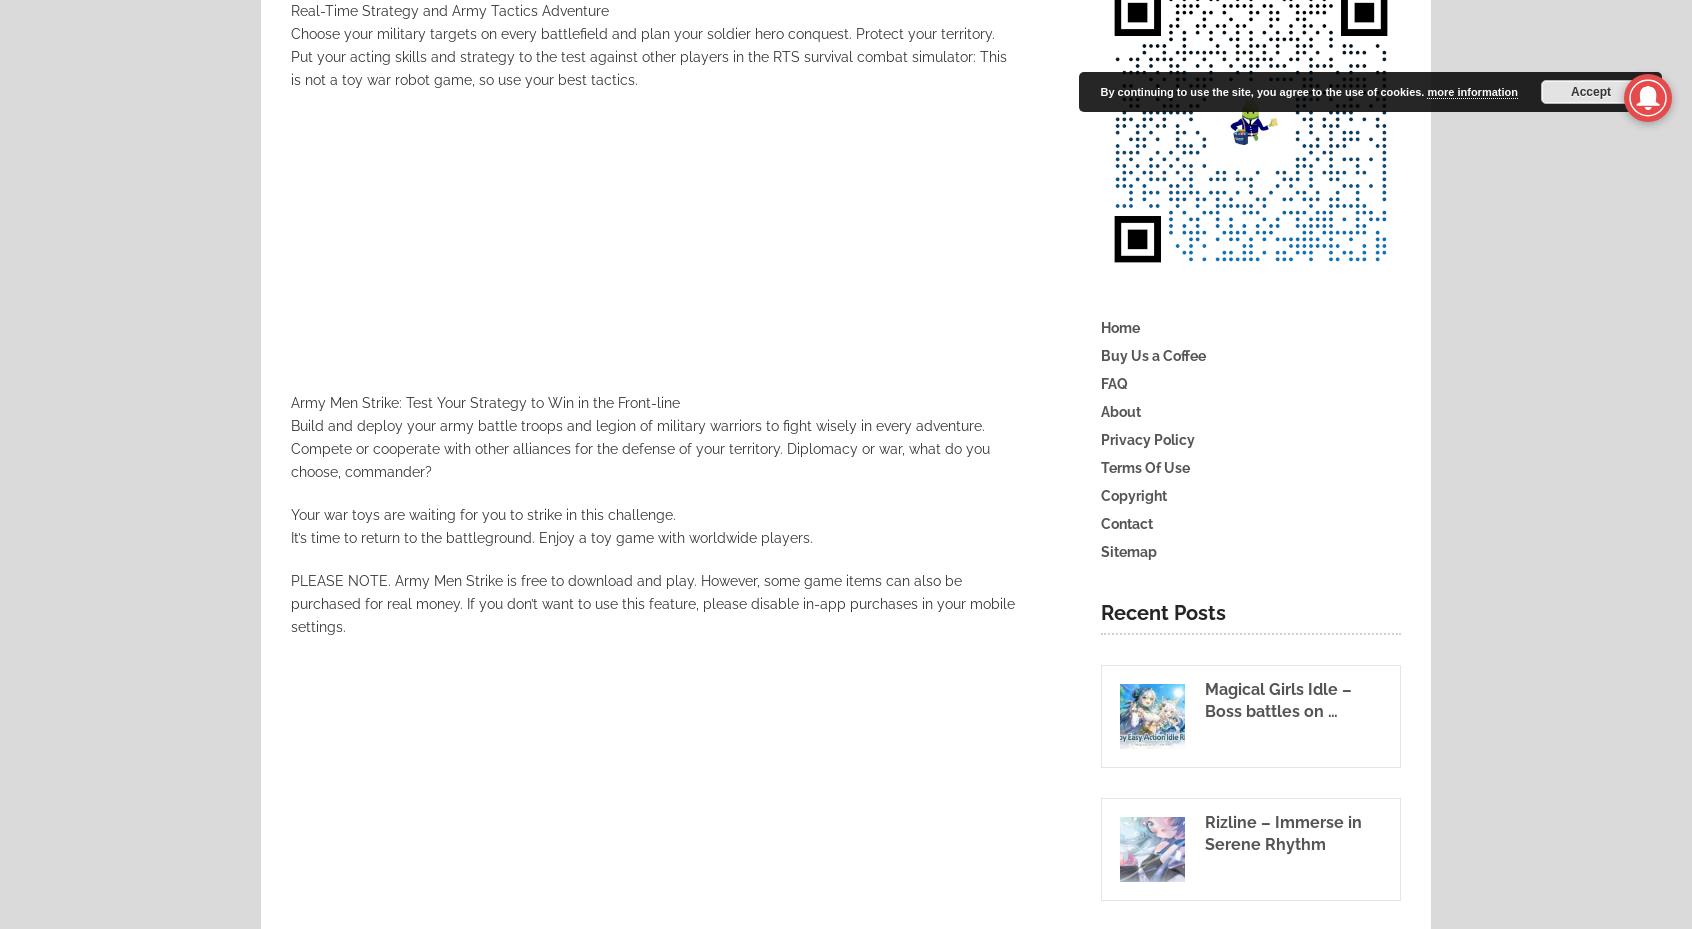 The width and height of the screenshot is (1692, 929). What do you see at coordinates (1144, 468) in the screenshot?
I see `'Terms Of Use'` at bounding box center [1144, 468].